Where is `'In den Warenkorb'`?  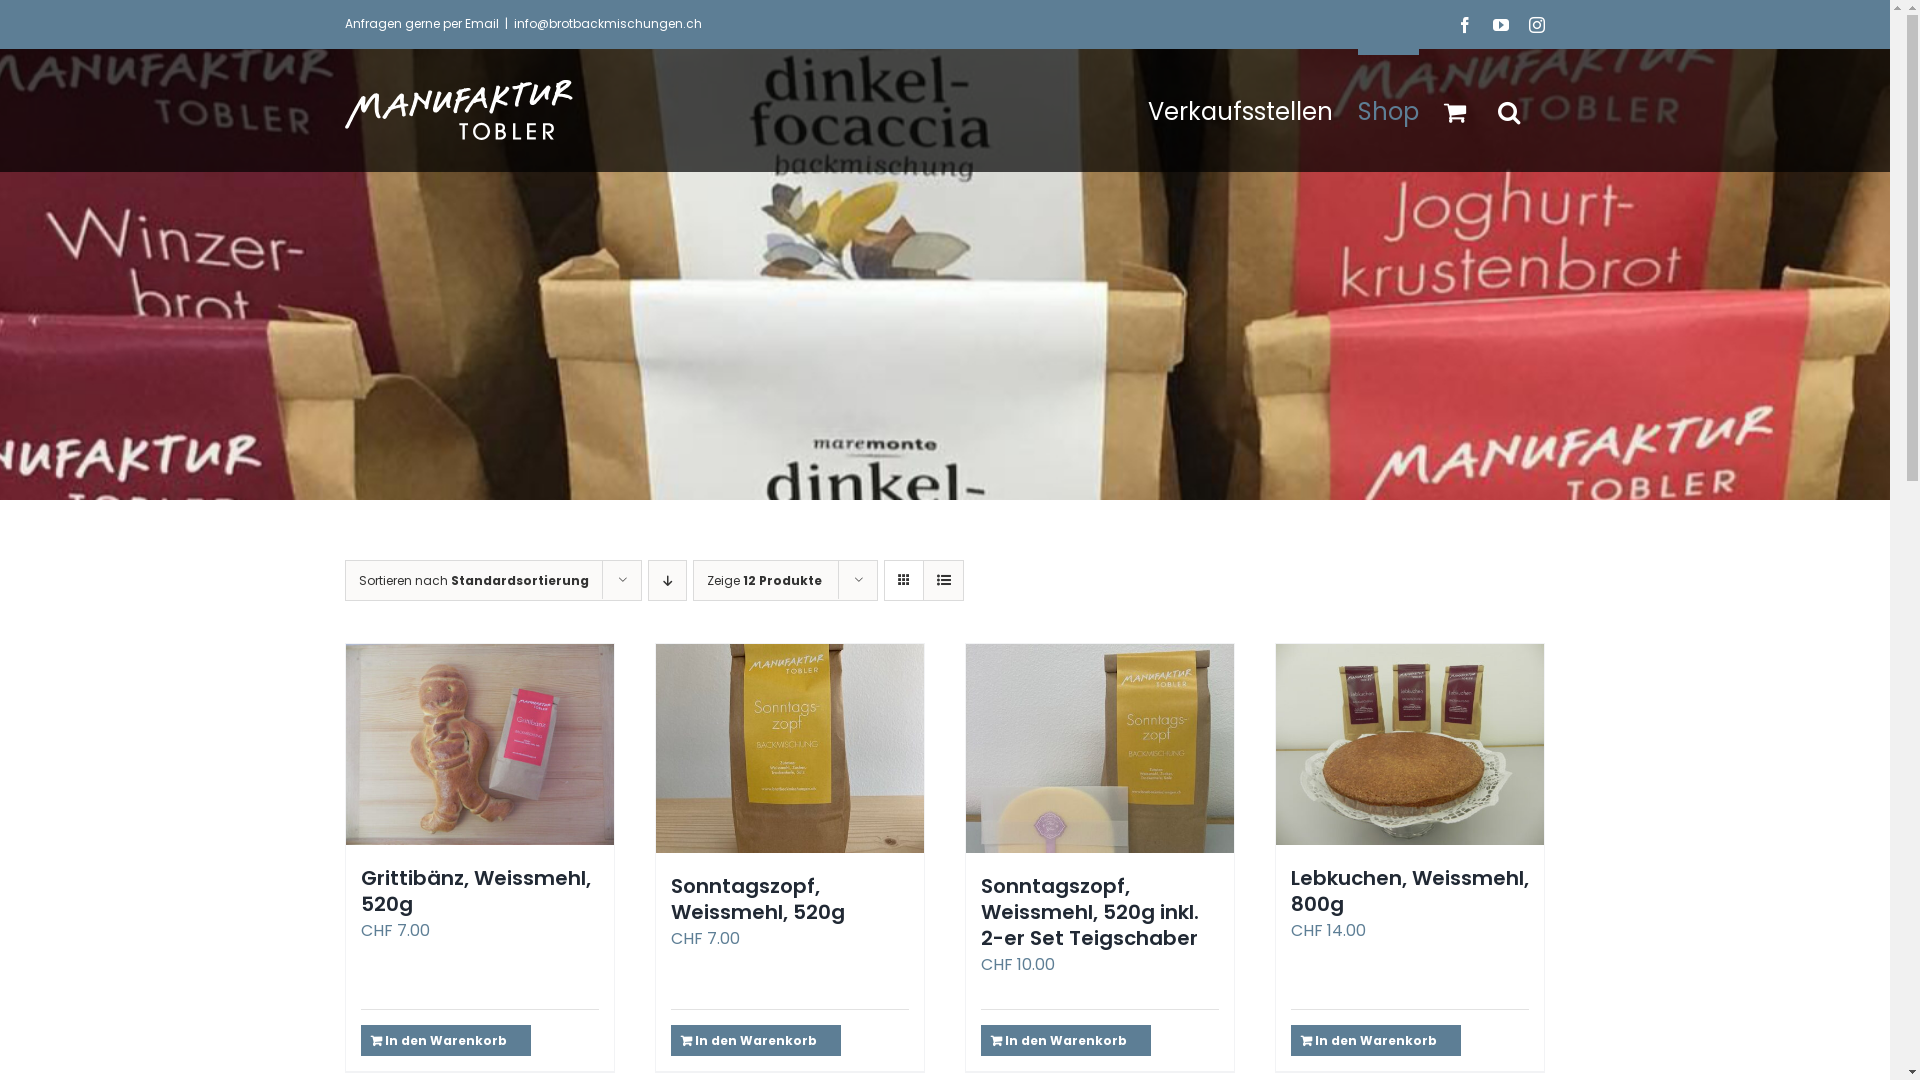
'In den Warenkorb' is located at coordinates (1375, 1039).